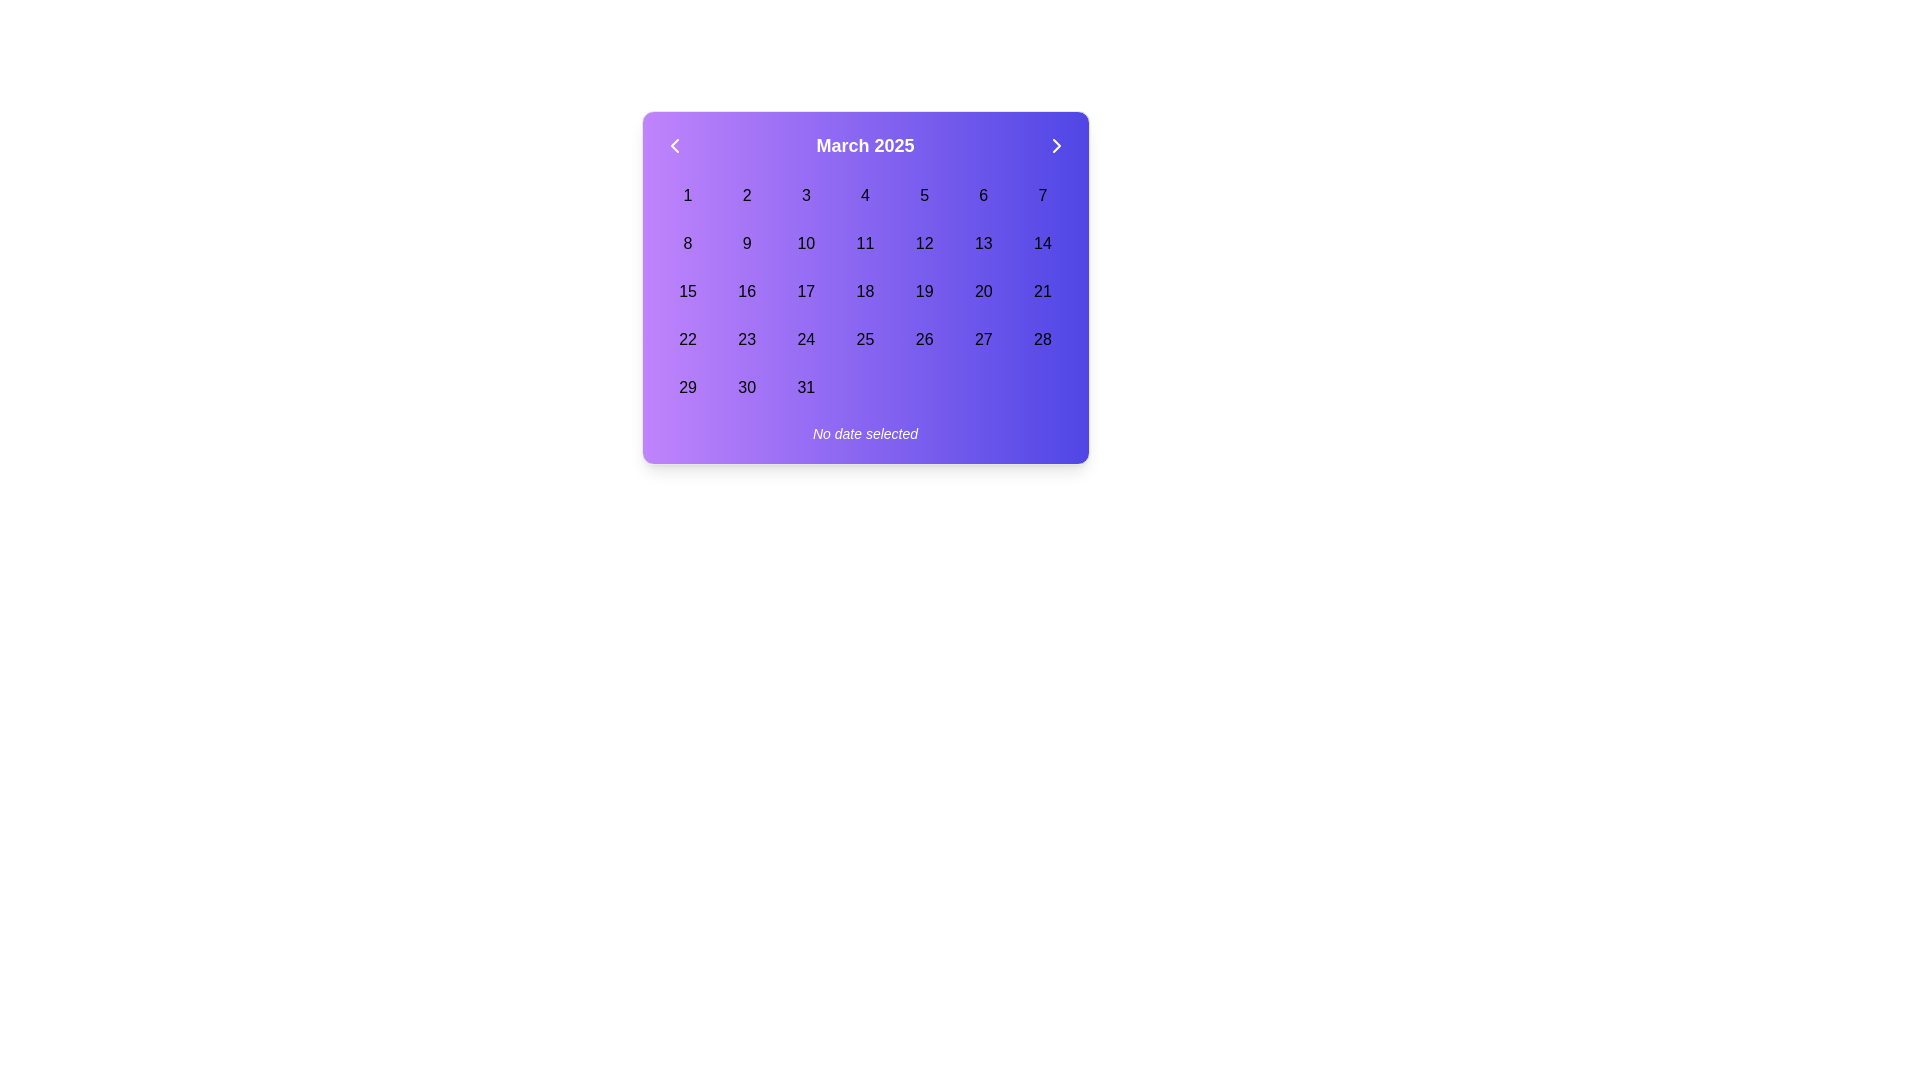 This screenshot has height=1080, width=1920. Describe the element at coordinates (865, 242) in the screenshot. I see `the button displaying the number '11' in the calendar grid, located in the 4th column of the 2nd row` at that location.